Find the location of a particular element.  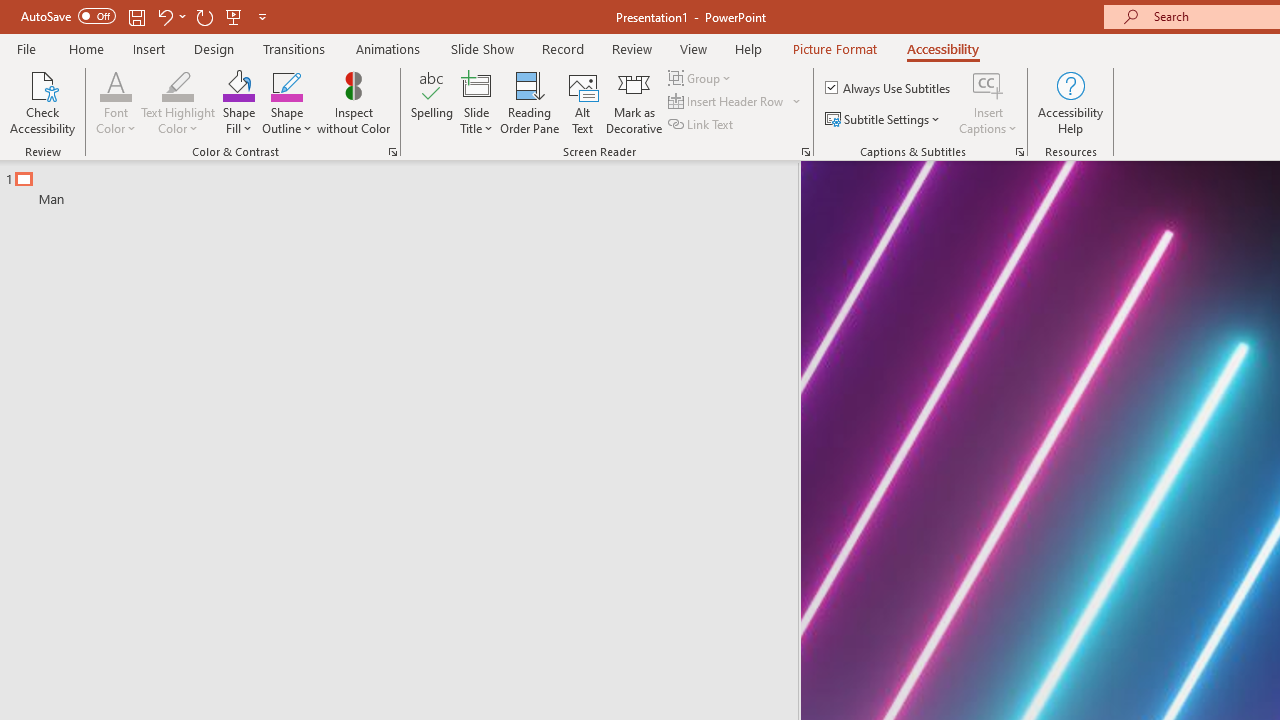

'Insert Header Row' is located at coordinates (735, 101).